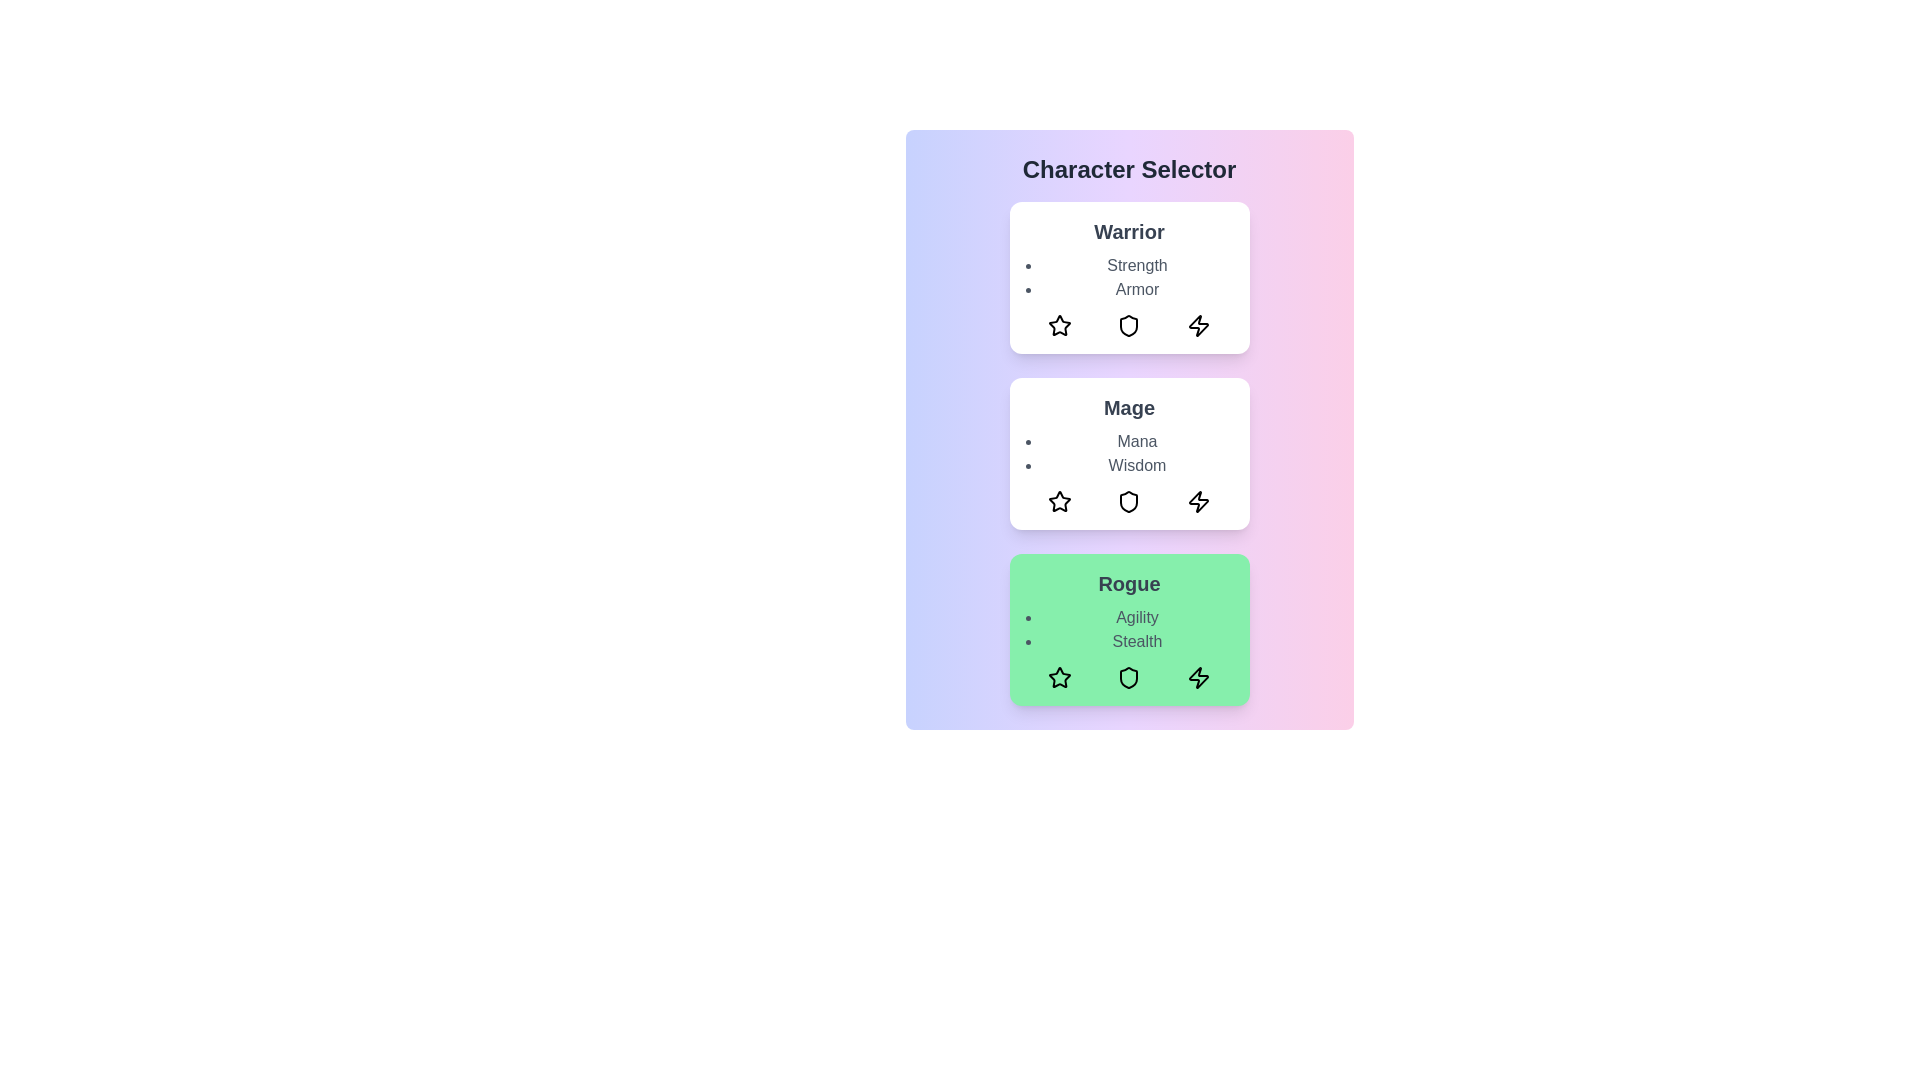 This screenshot has width=1920, height=1080. I want to click on the star icon in the rogue card, so click(1059, 677).